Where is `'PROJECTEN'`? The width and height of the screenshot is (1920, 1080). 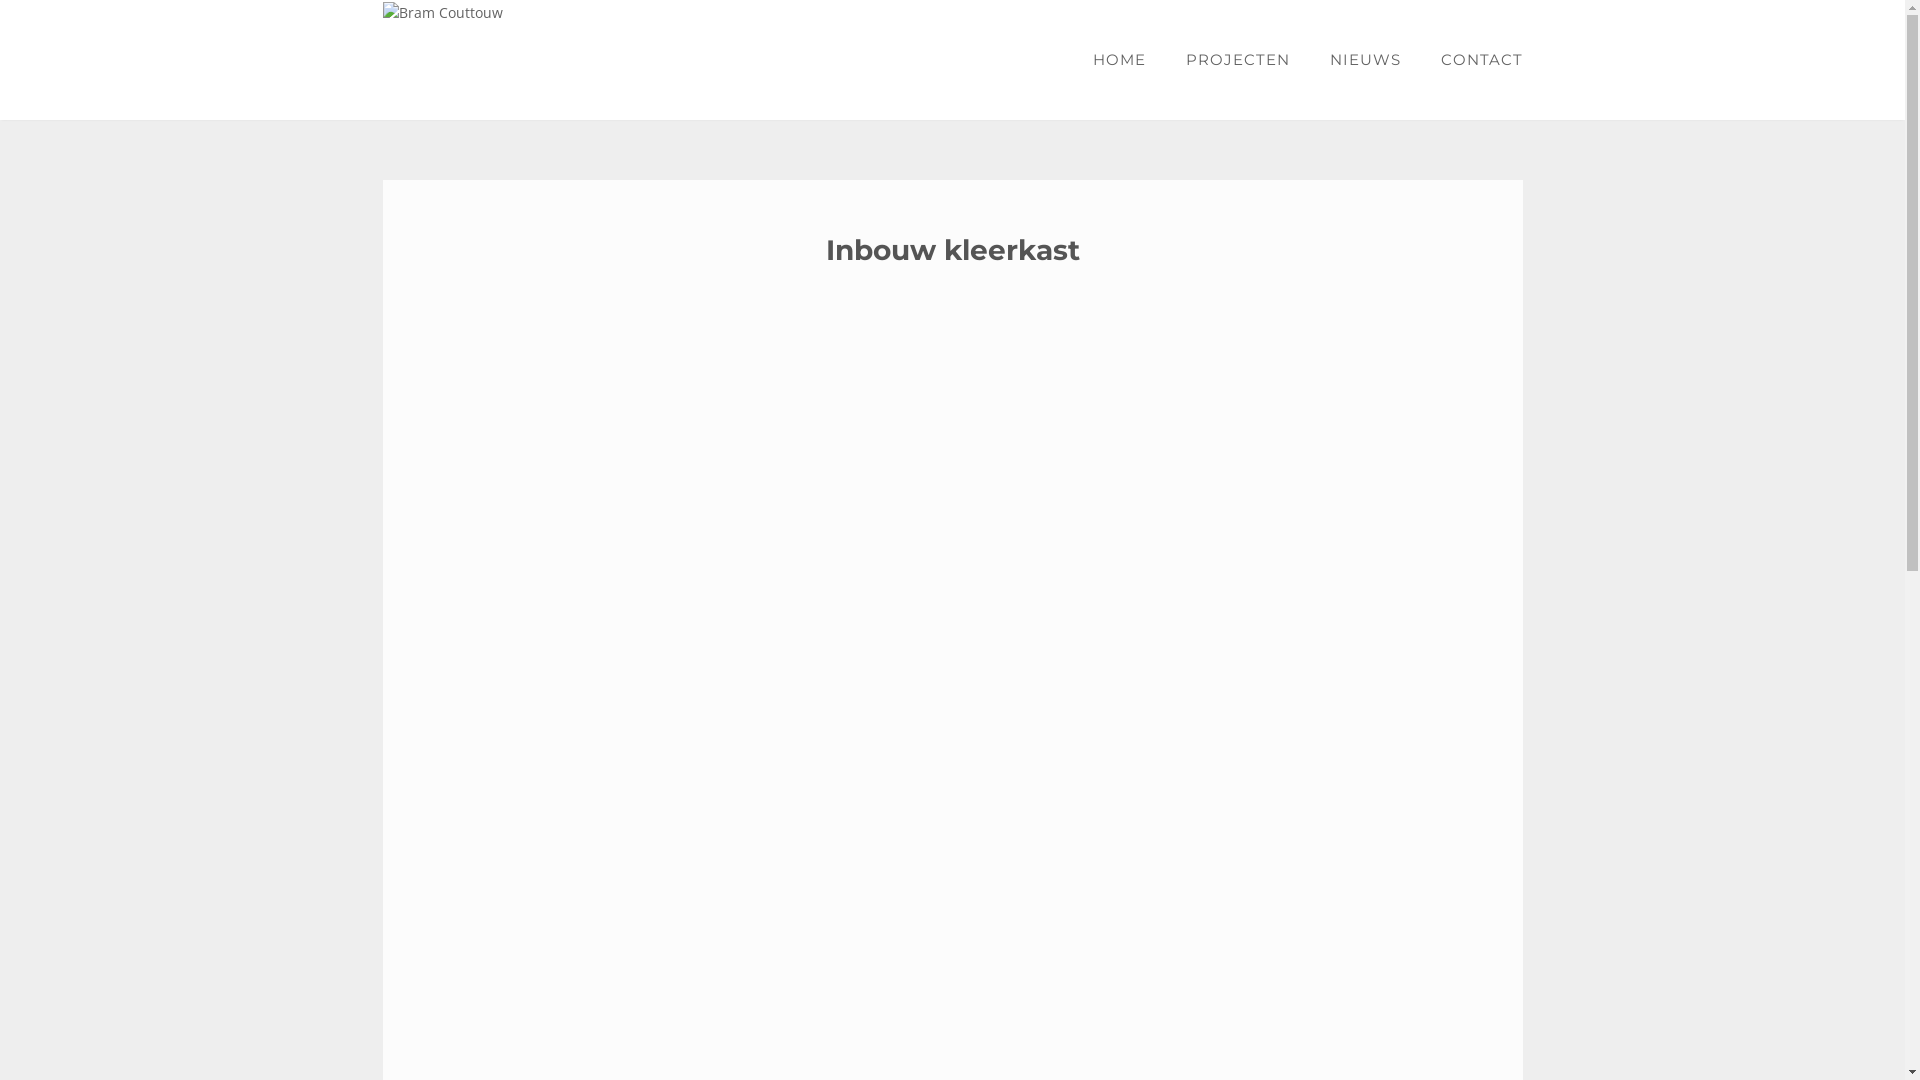 'PROJECTEN' is located at coordinates (1166, 59).